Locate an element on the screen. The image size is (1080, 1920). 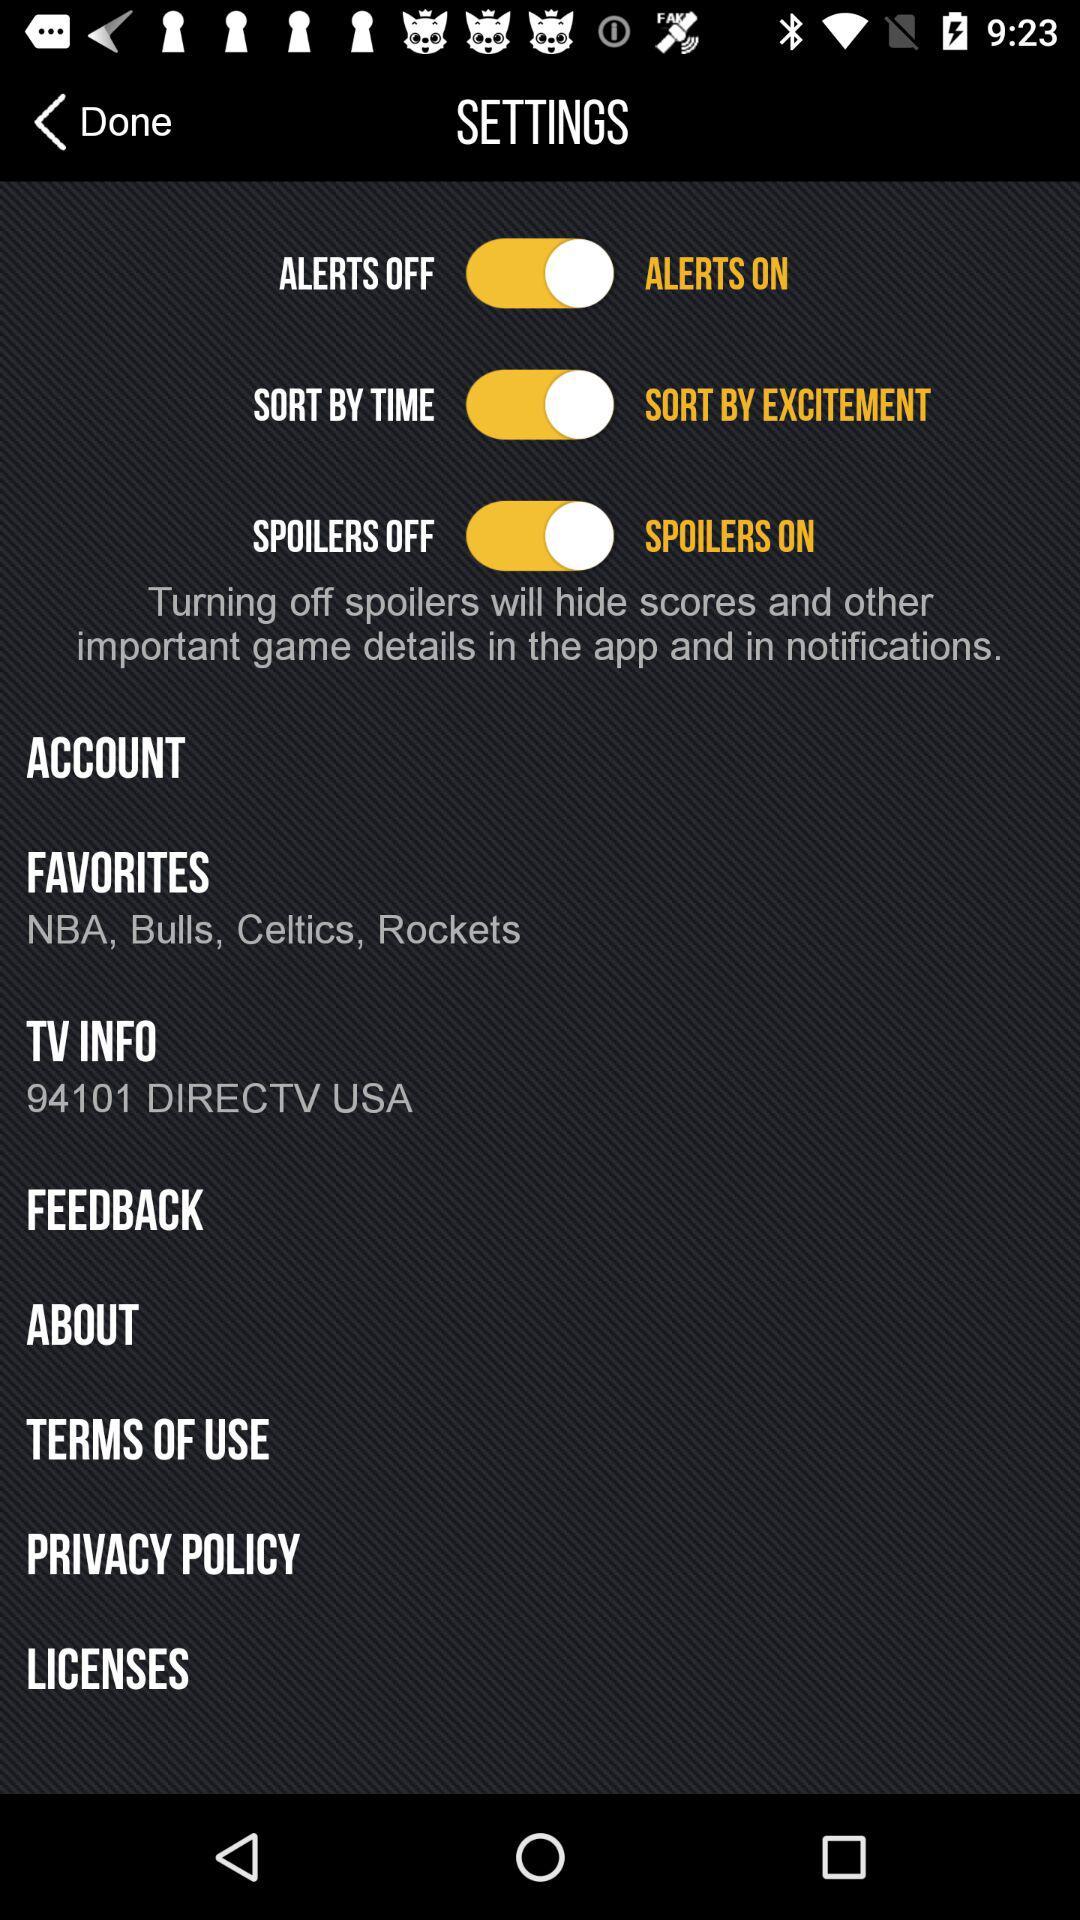
alerts off icon is located at coordinates (229, 272).